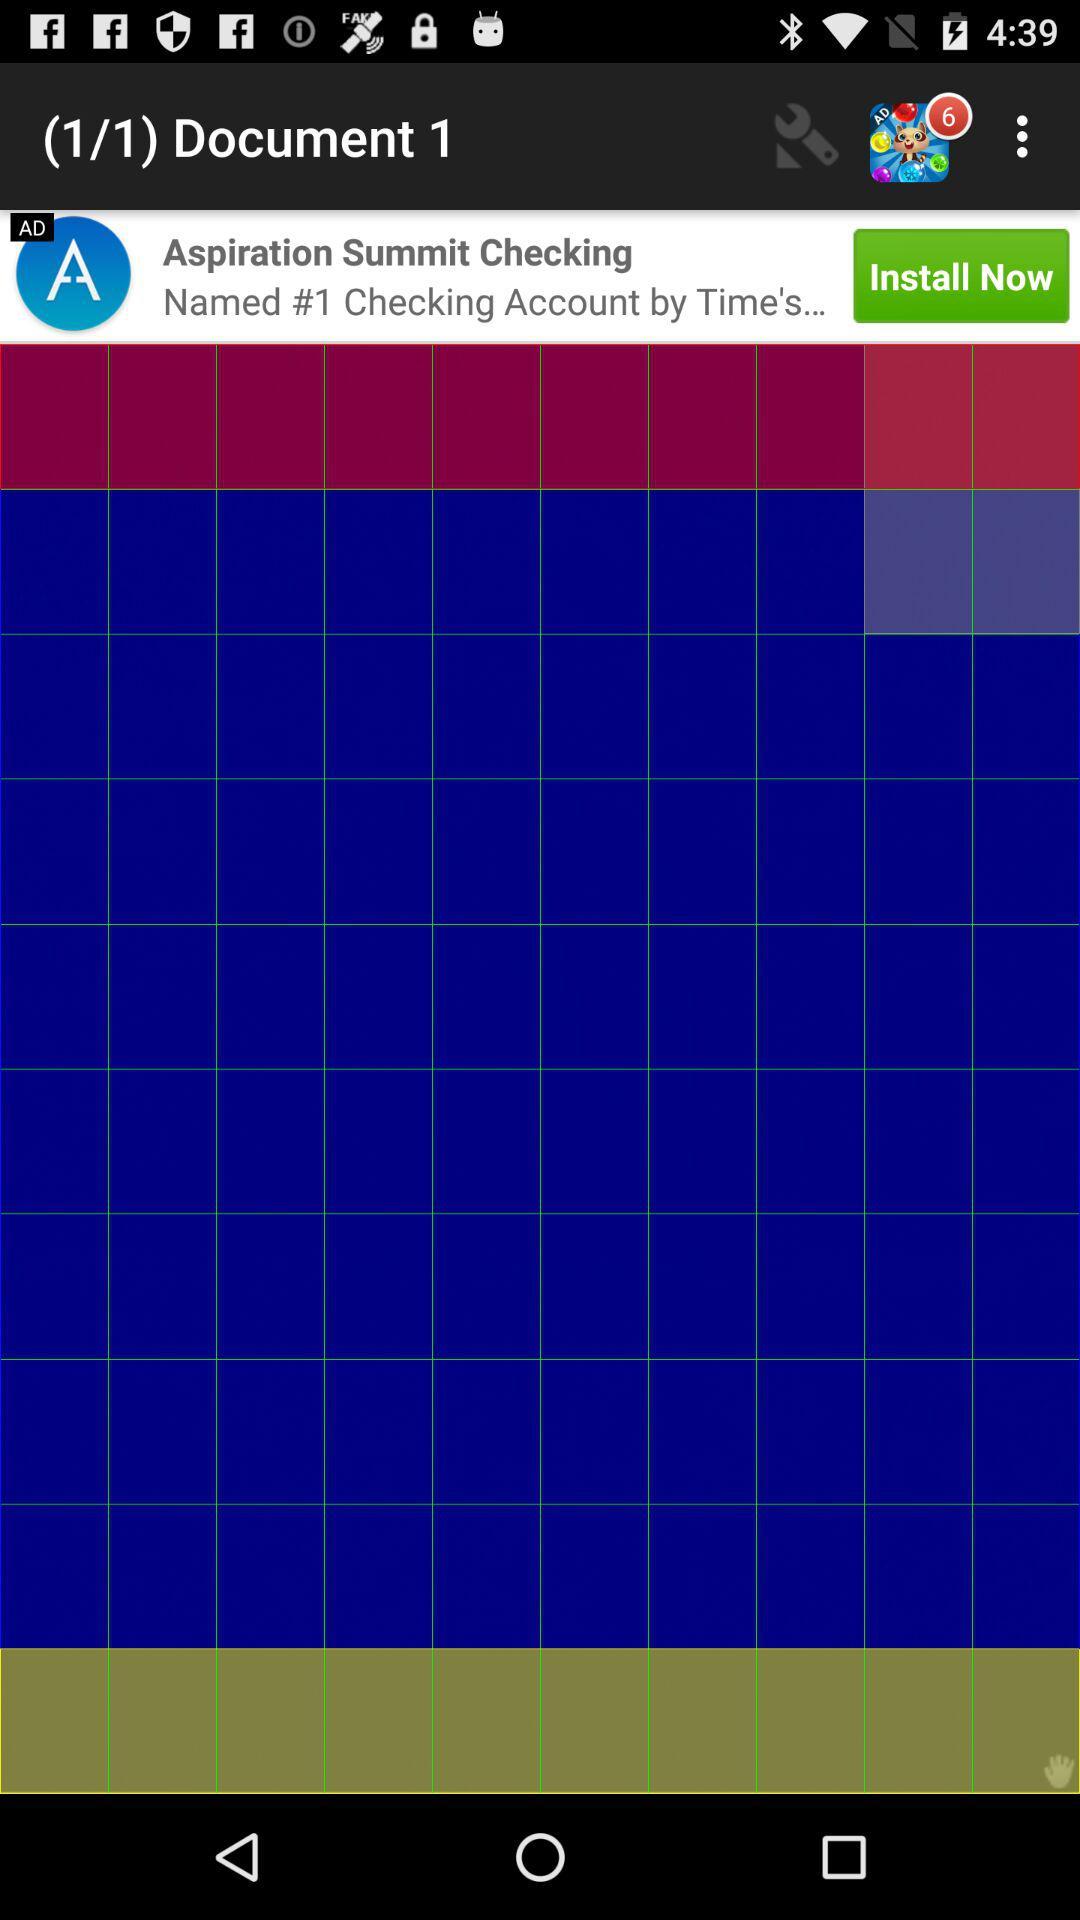 Image resolution: width=1080 pixels, height=1920 pixels. Describe the element at coordinates (960, 274) in the screenshot. I see `icon next to the named 1 checking icon` at that location.